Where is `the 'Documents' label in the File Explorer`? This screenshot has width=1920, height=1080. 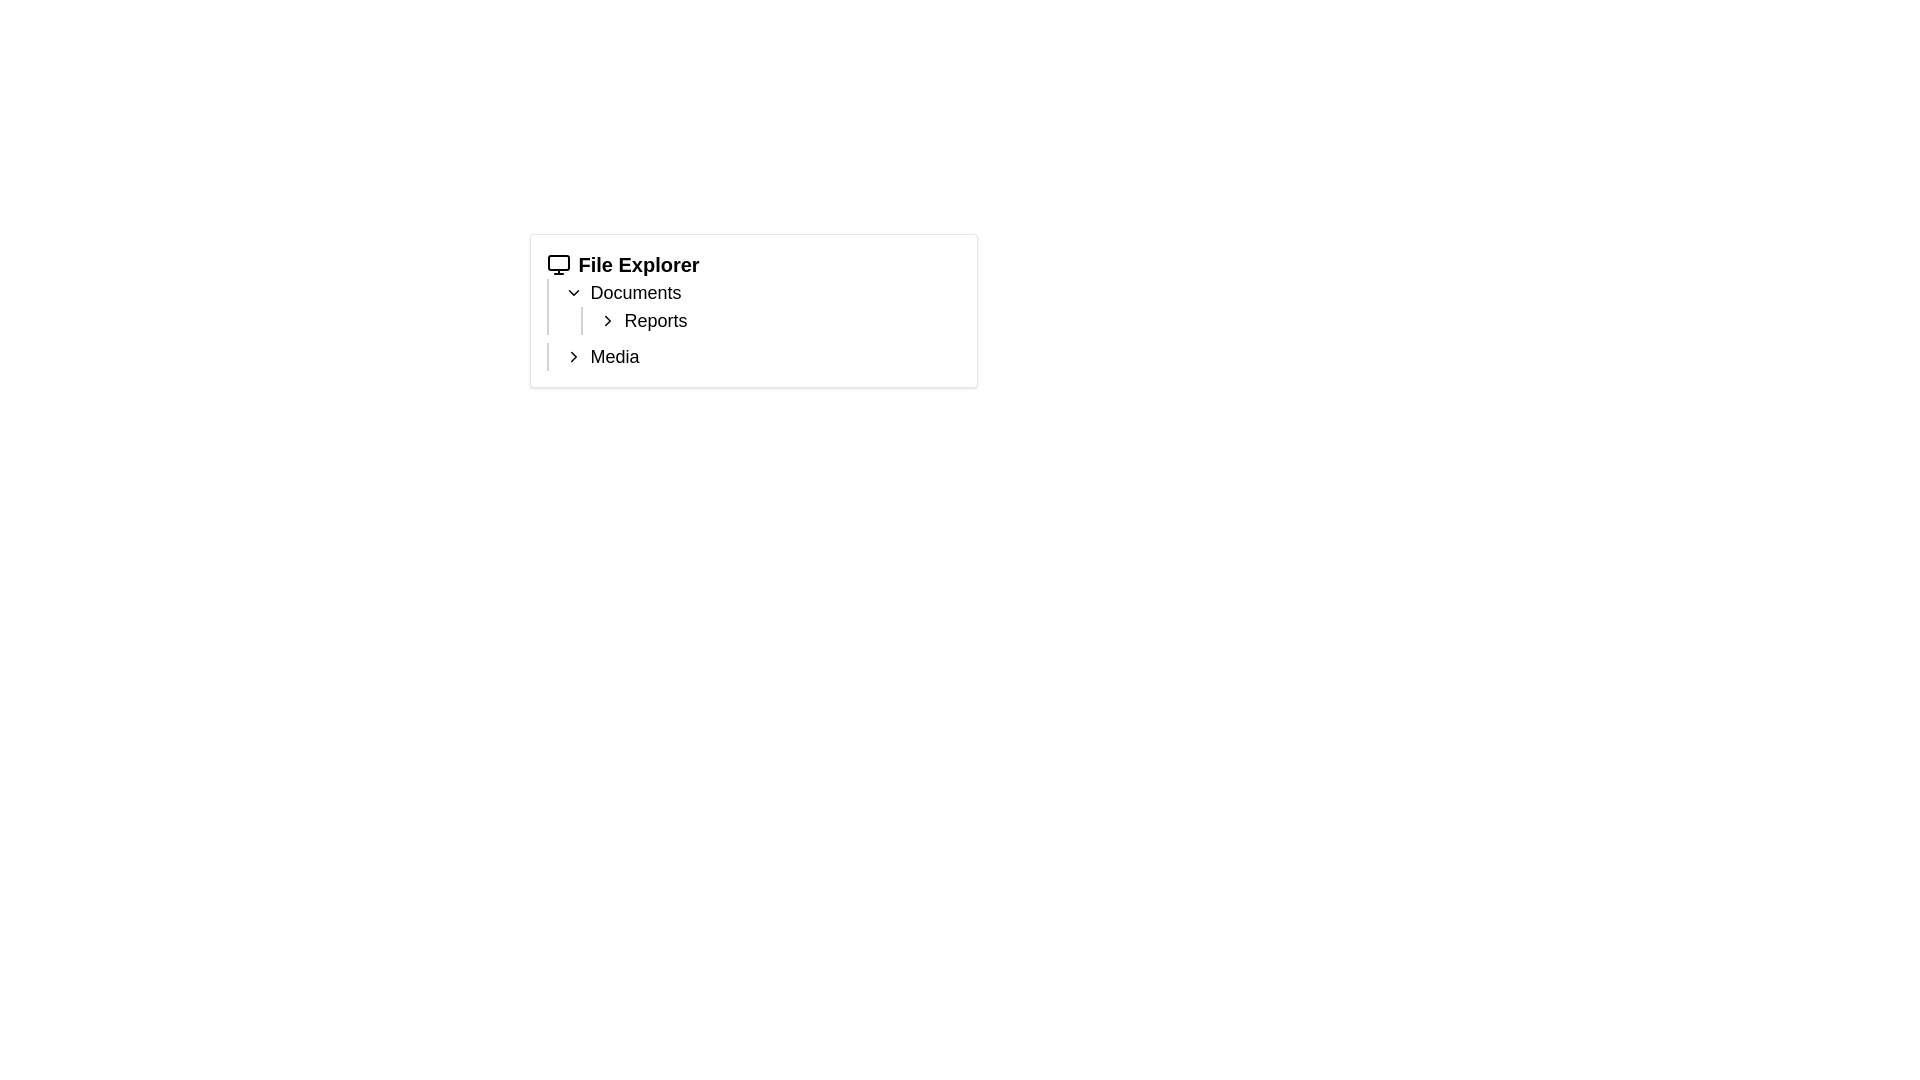 the 'Documents' label in the File Explorer is located at coordinates (635, 293).